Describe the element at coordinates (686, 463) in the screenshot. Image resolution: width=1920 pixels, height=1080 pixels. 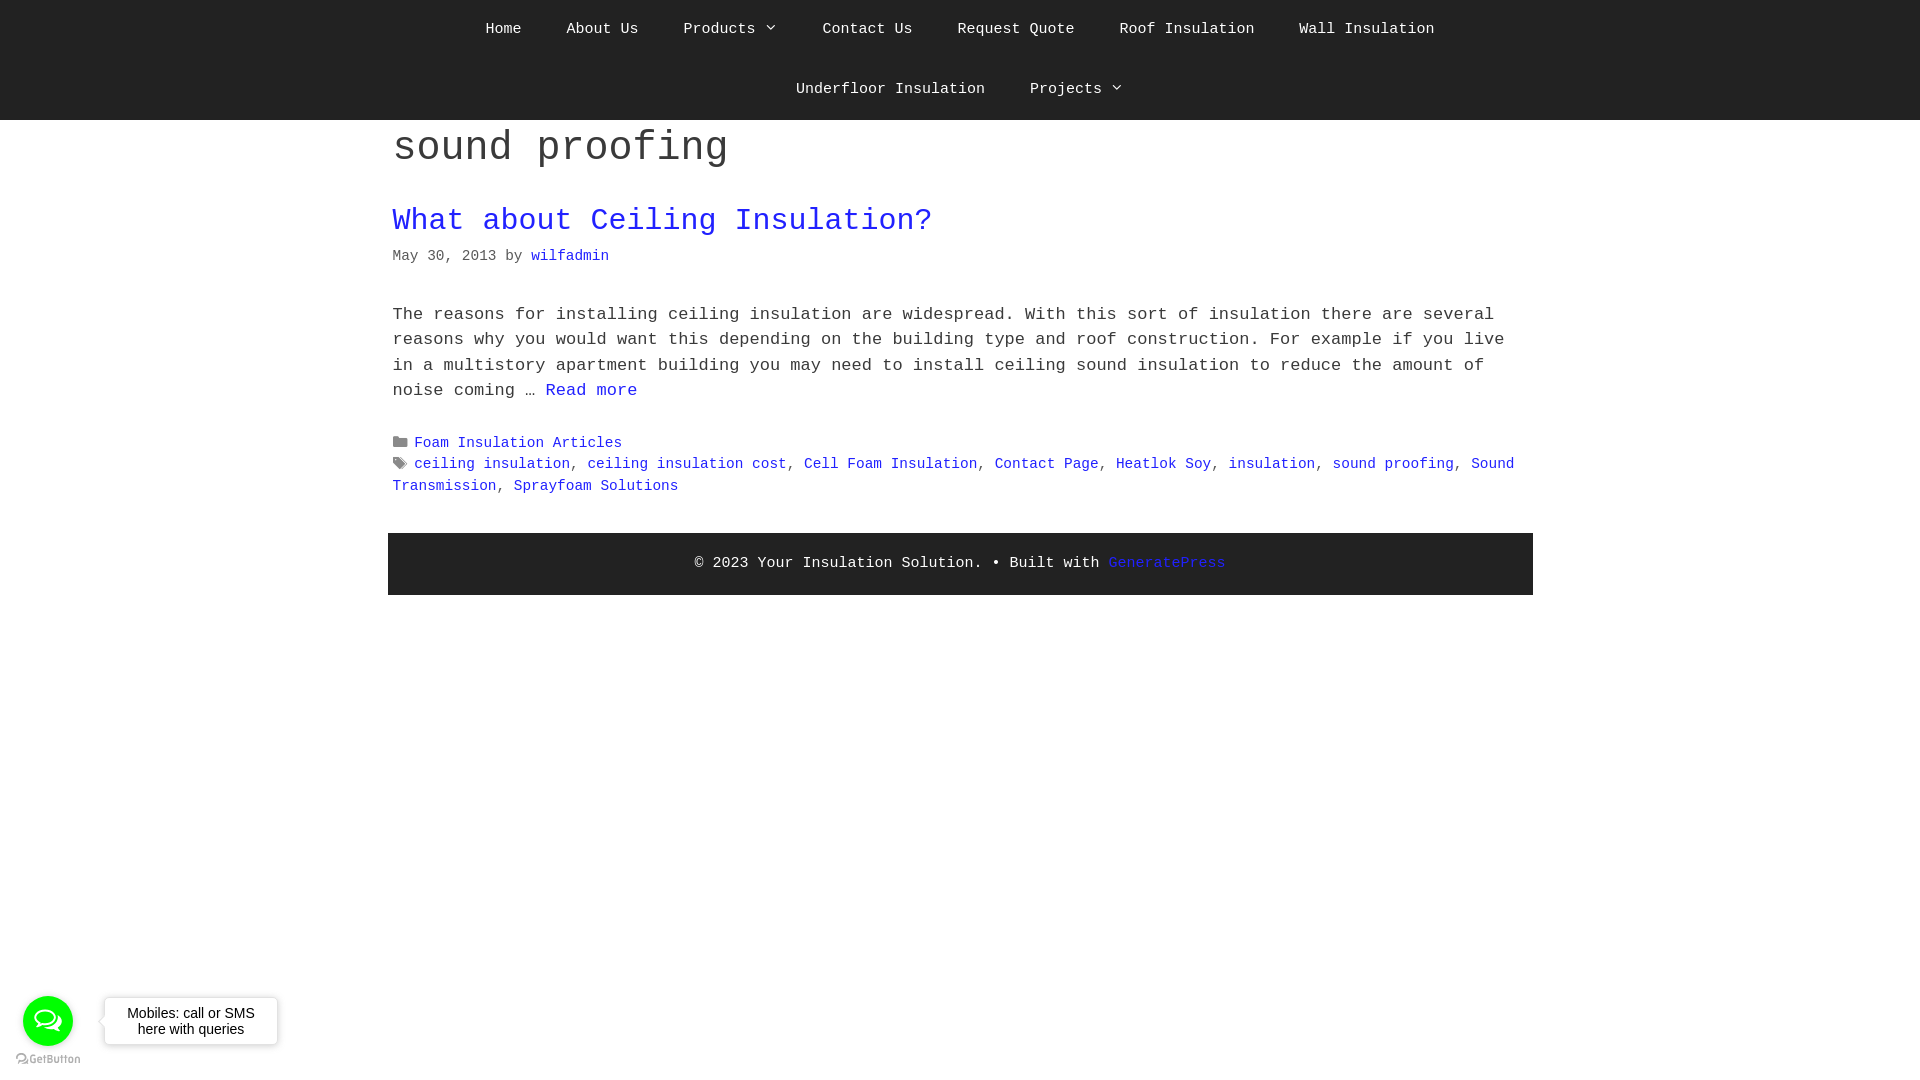
I see `'ceiling insulation cost'` at that location.